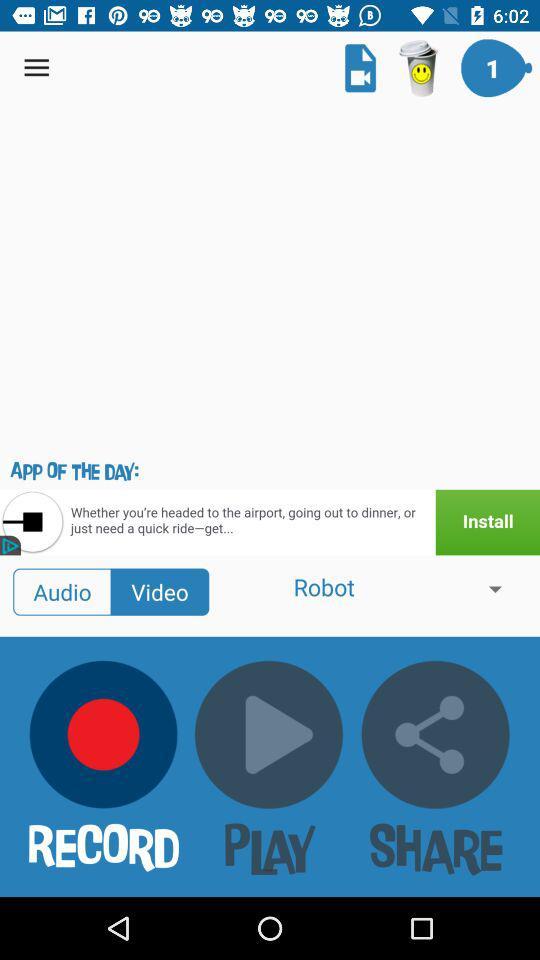  What do you see at coordinates (434, 734) in the screenshot?
I see `the share button` at bounding box center [434, 734].